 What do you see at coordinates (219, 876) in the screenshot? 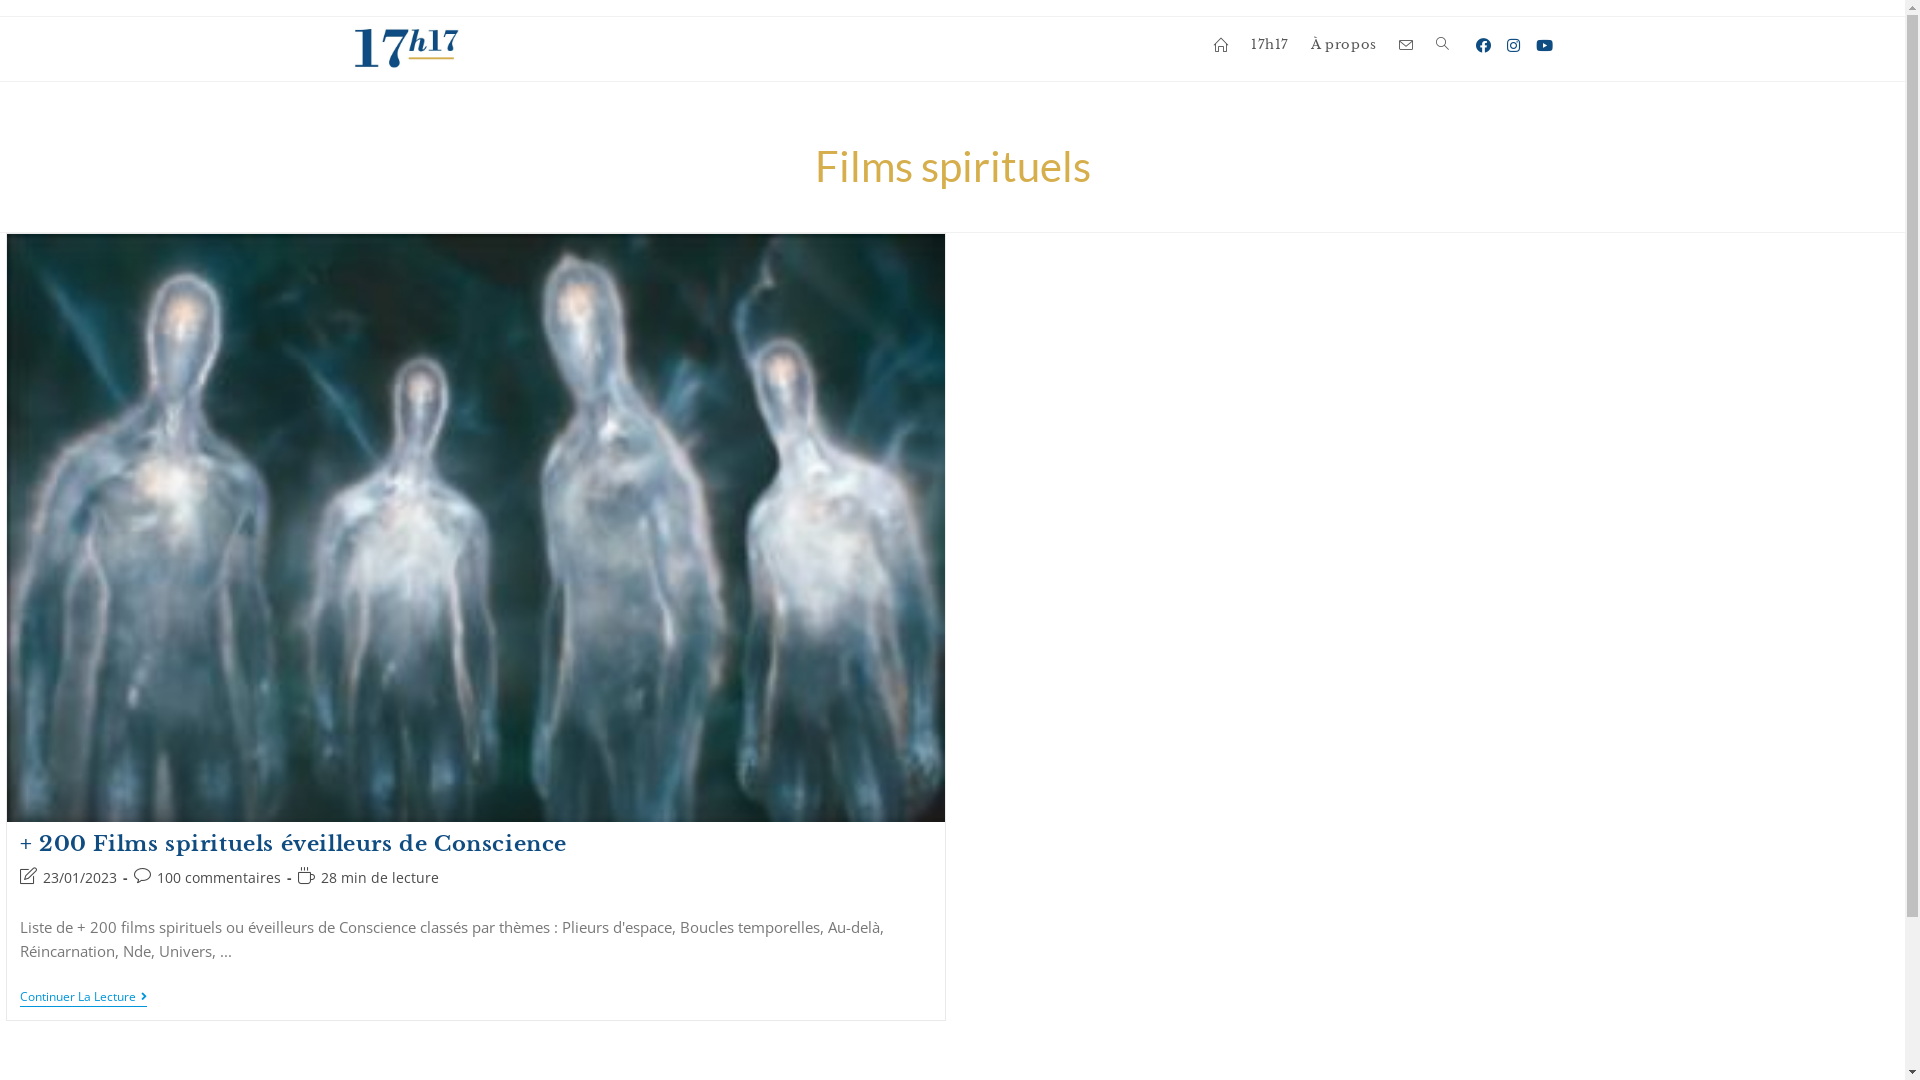
I see `'100 commentaires'` at bounding box center [219, 876].